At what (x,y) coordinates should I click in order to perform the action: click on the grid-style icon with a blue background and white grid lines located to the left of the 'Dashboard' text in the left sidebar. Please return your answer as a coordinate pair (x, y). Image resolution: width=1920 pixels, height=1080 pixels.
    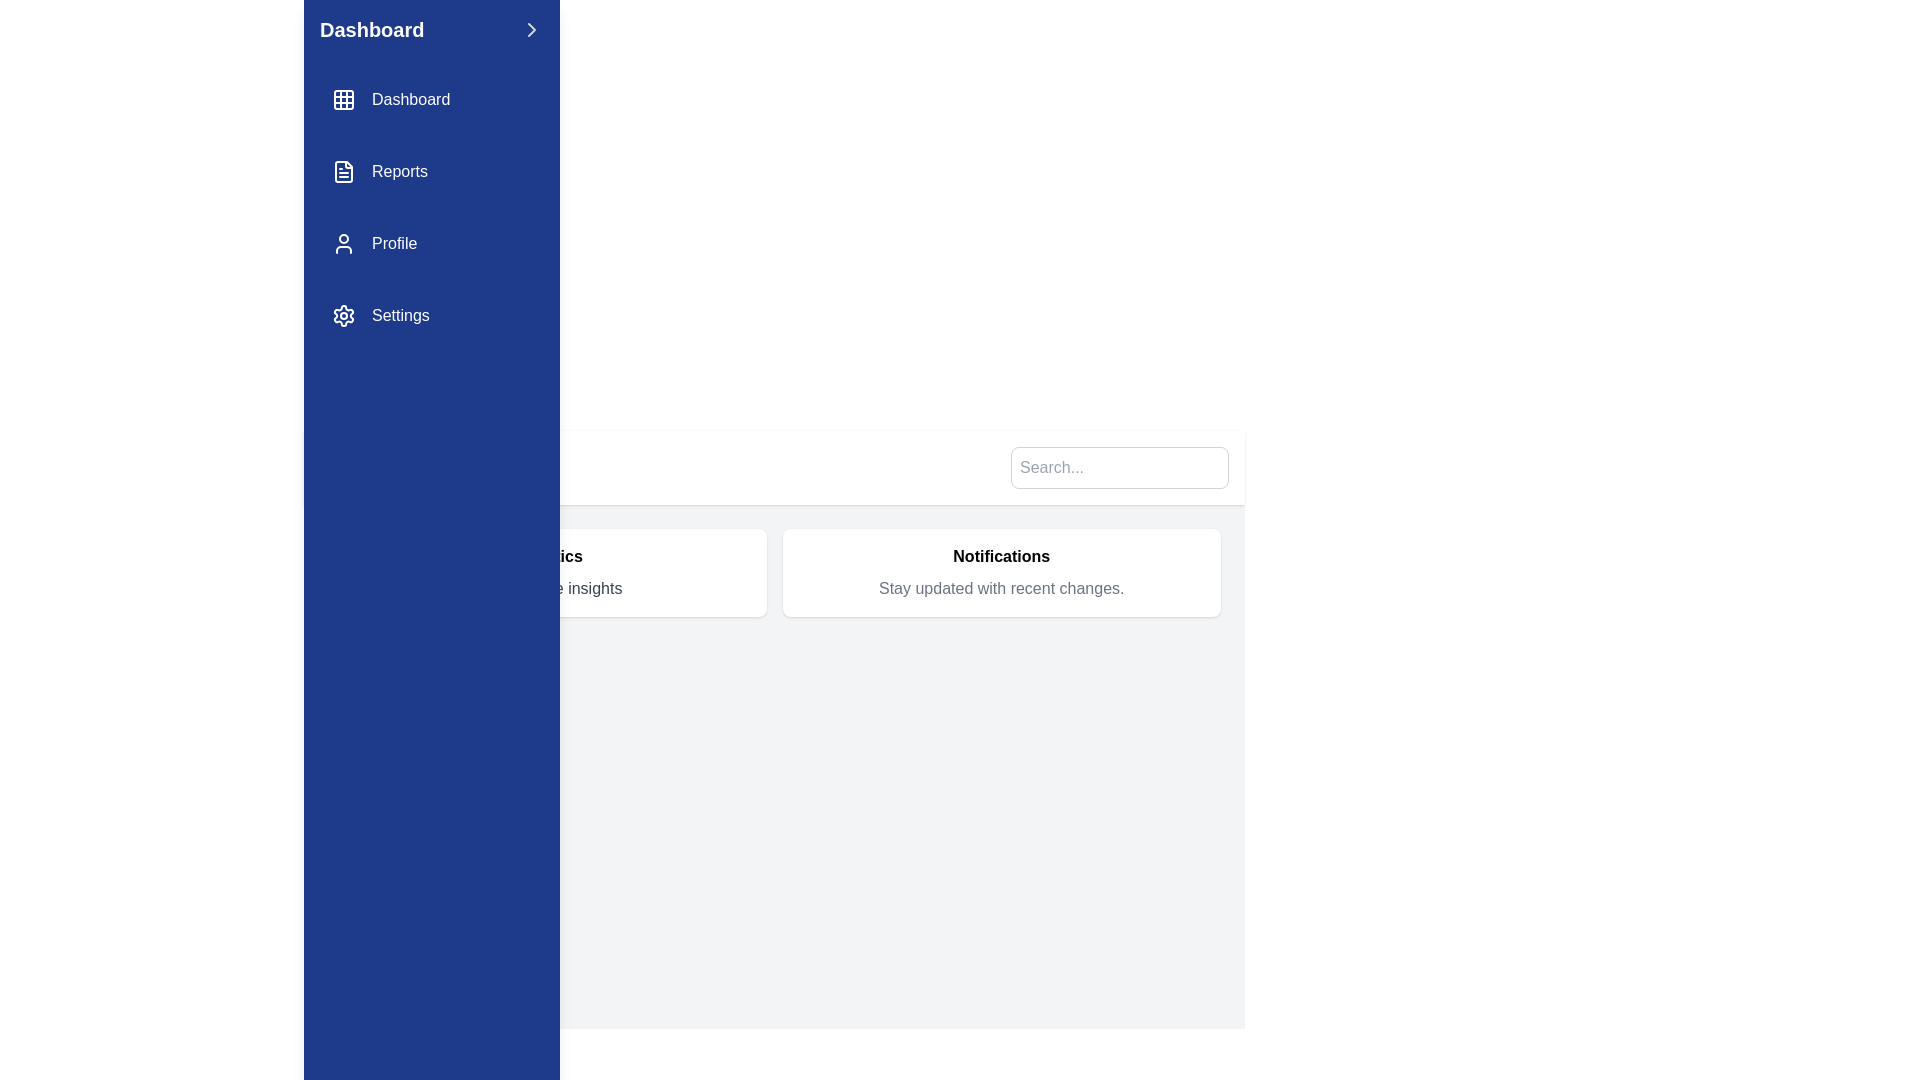
    Looking at the image, I should click on (344, 100).